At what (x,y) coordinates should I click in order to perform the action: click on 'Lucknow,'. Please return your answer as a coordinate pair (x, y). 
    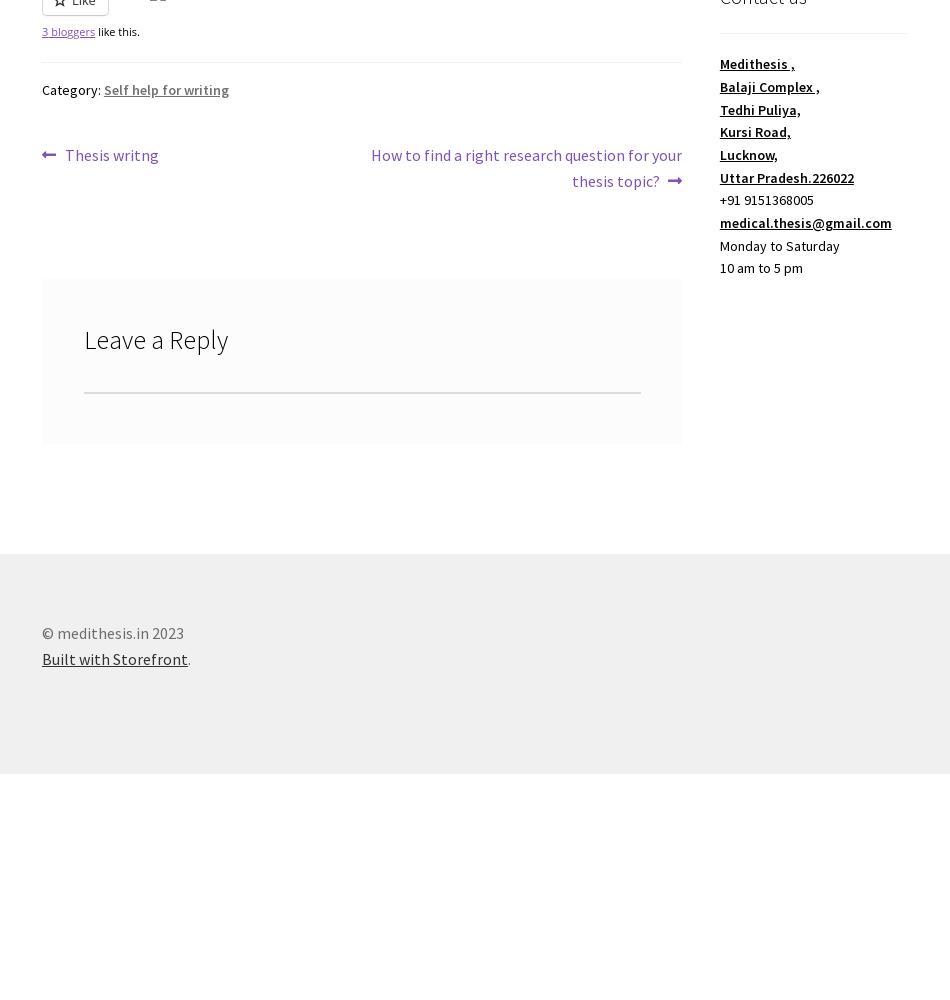
    Looking at the image, I should click on (747, 154).